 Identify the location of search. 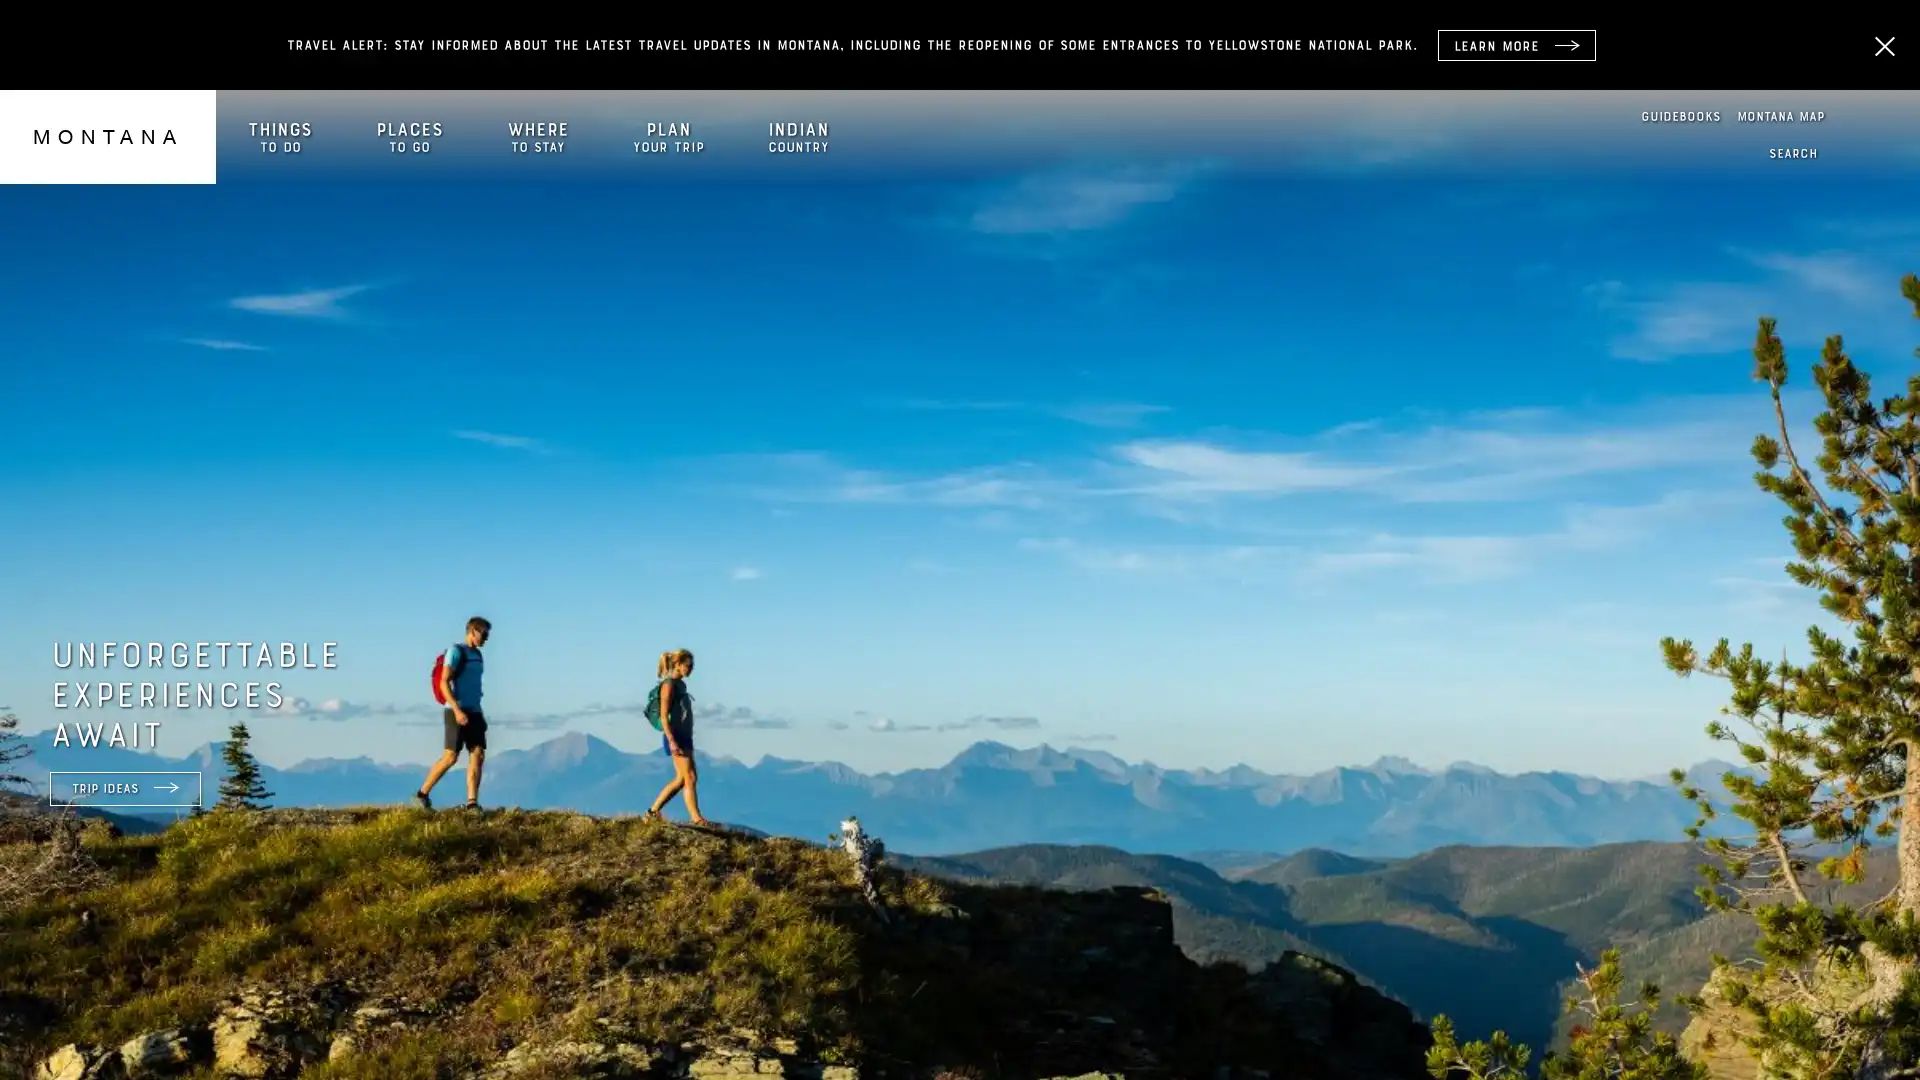
(1793, 153).